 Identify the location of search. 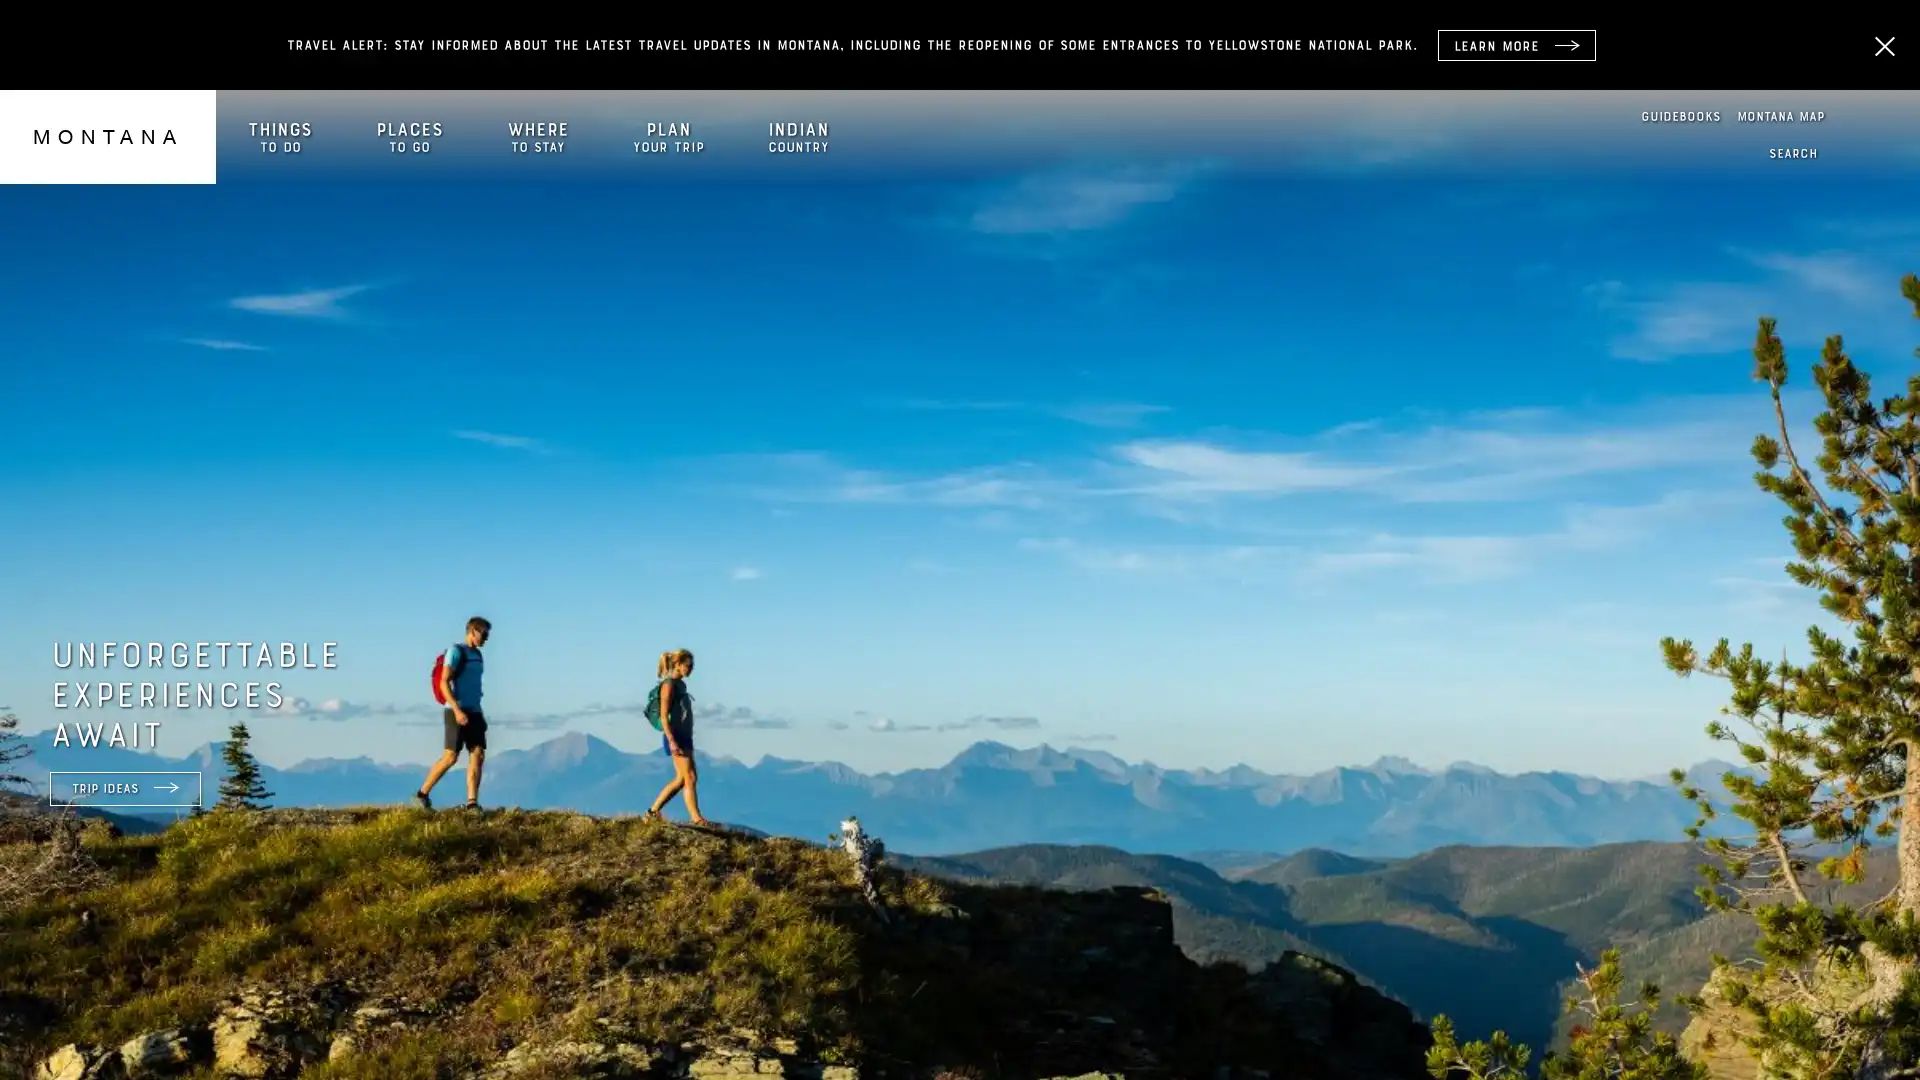
(1793, 153).